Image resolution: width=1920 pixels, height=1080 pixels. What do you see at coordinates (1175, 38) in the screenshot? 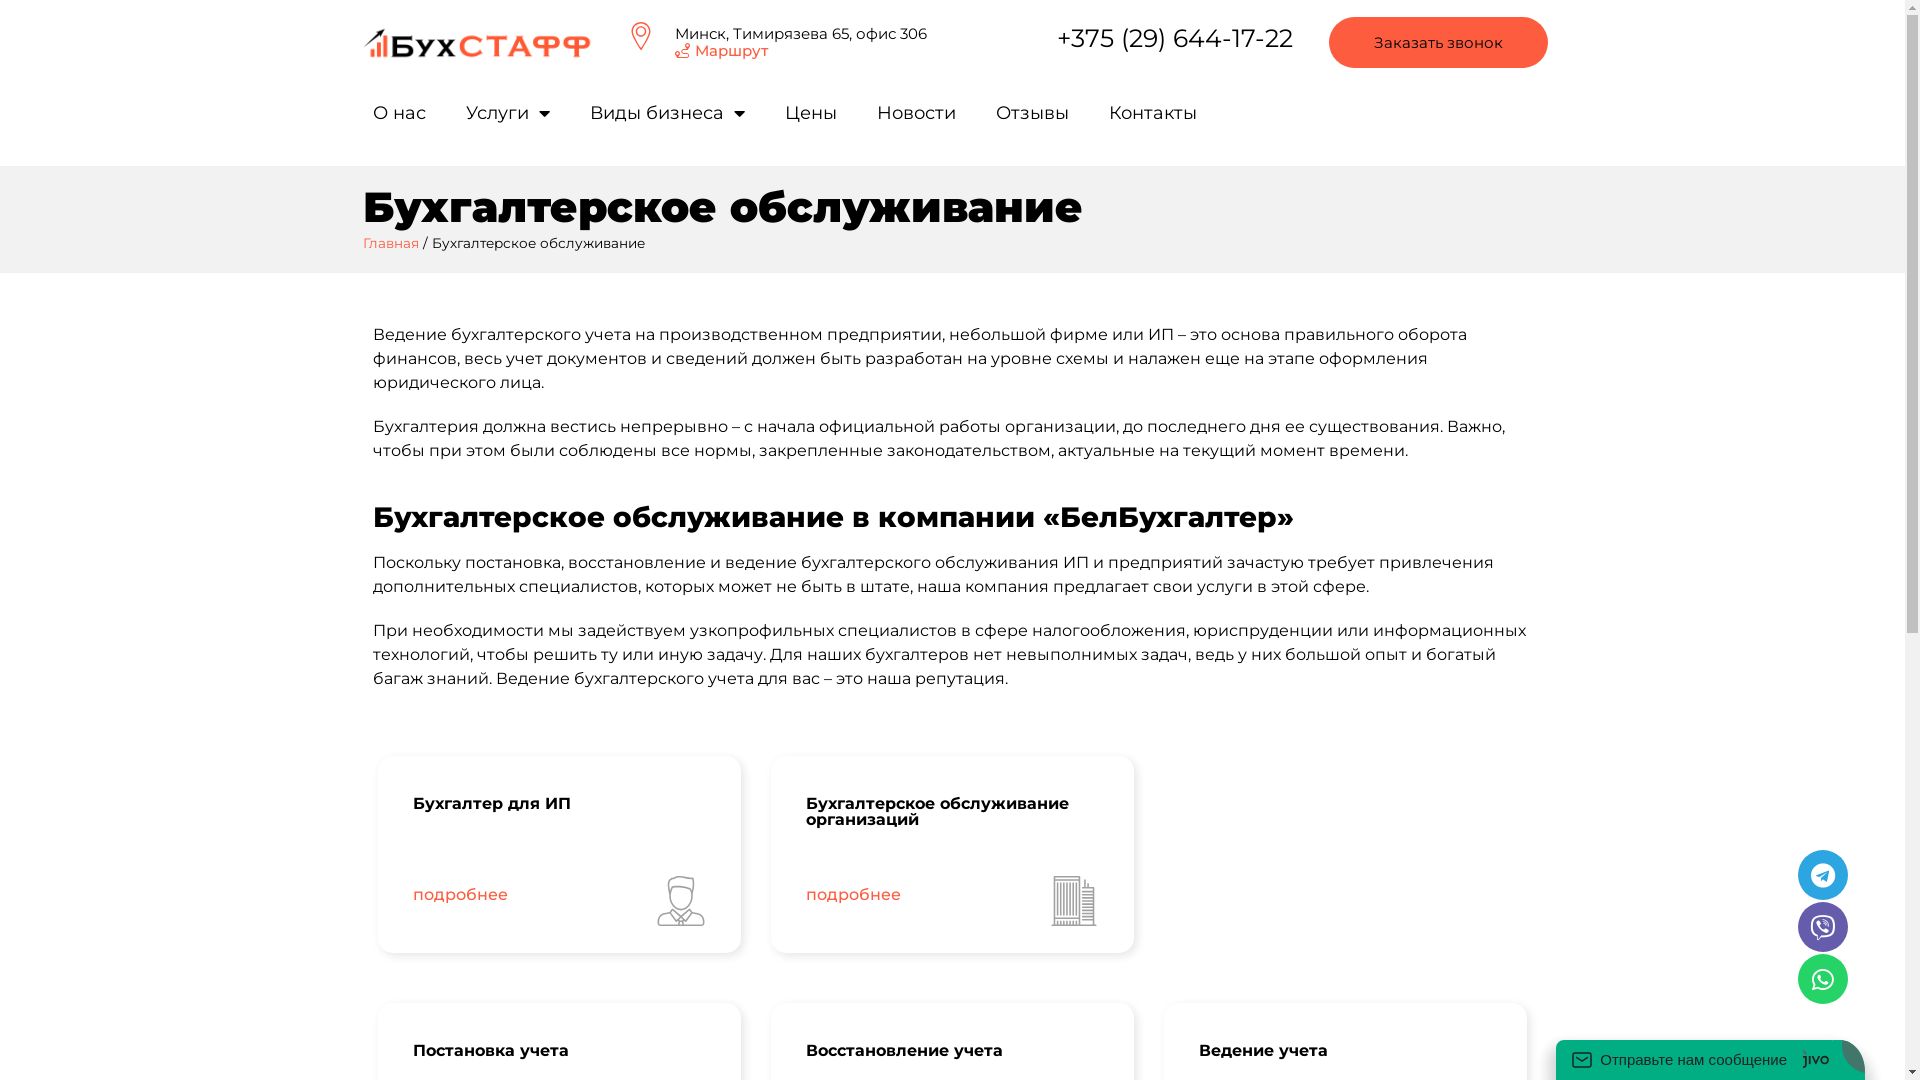
I see `'+375 (29) 644-17-22'` at bounding box center [1175, 38].